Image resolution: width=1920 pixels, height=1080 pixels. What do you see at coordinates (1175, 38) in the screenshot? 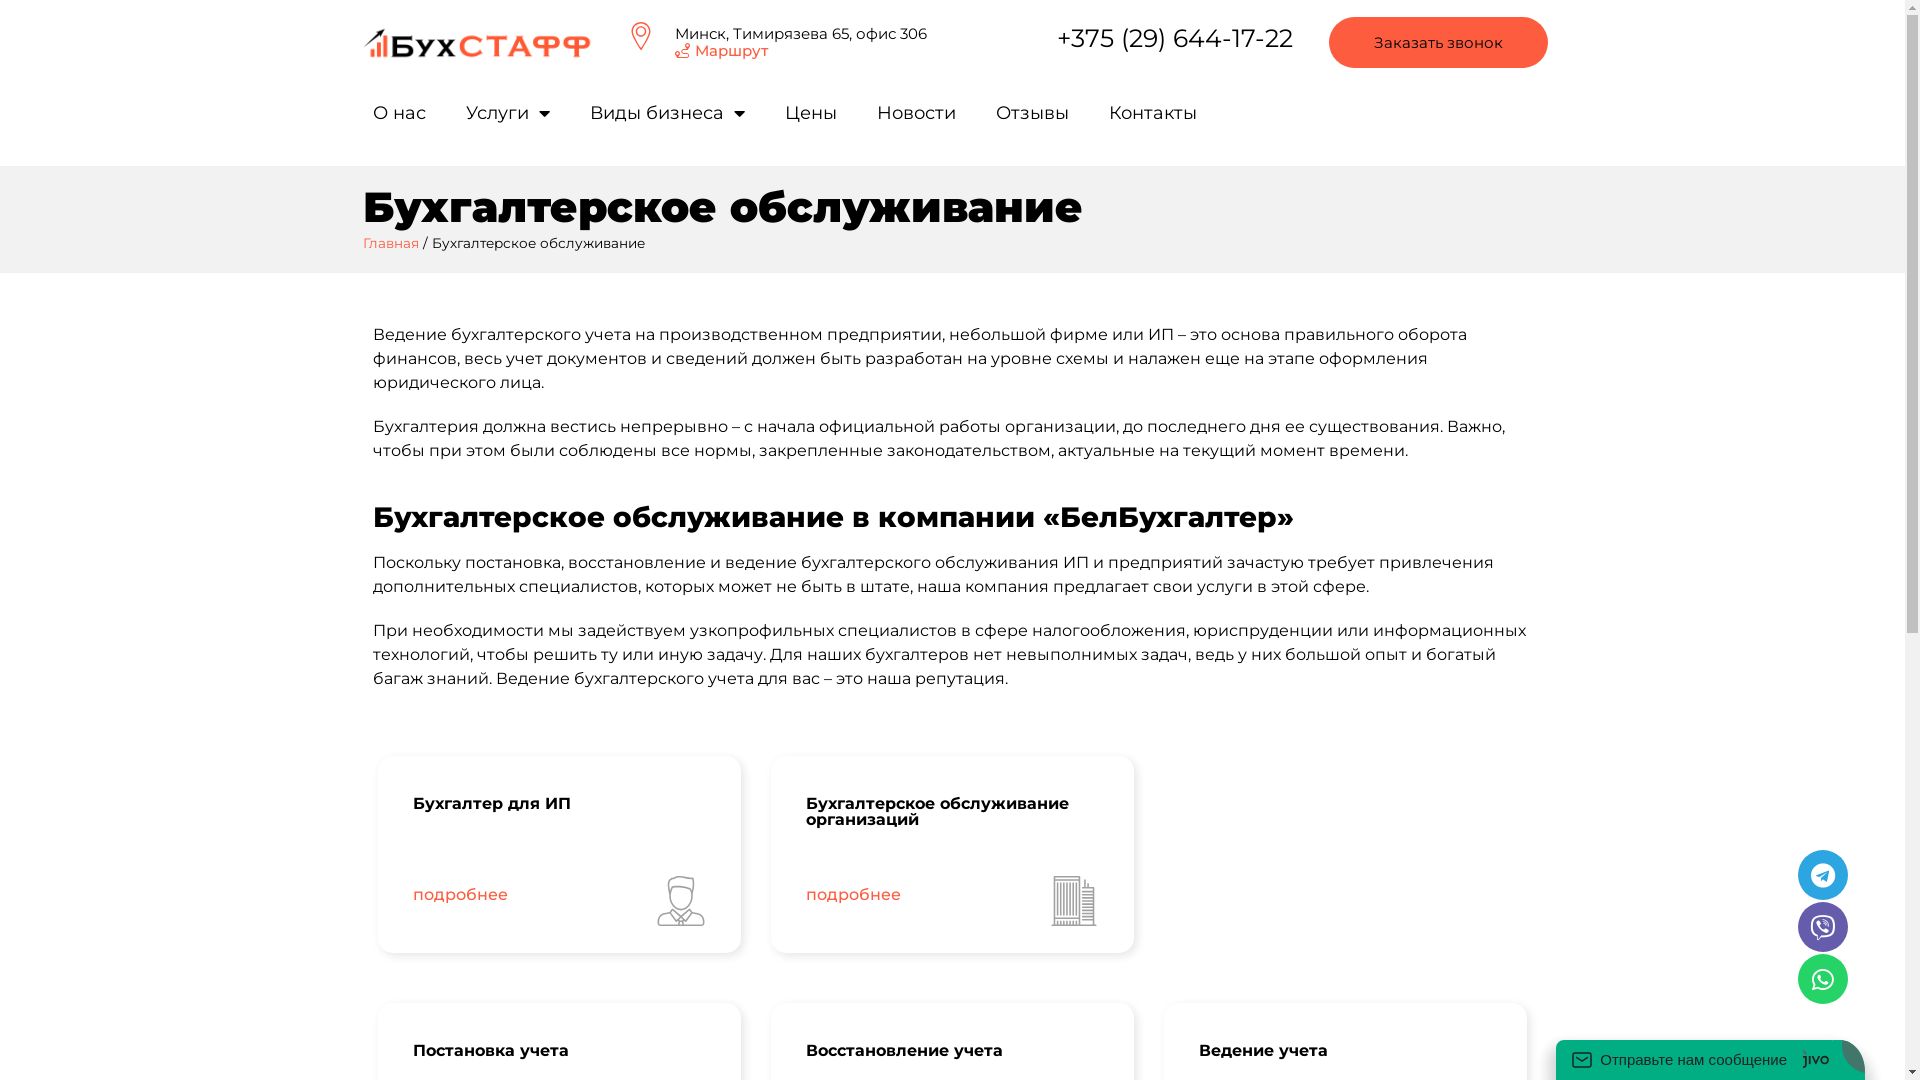
I see `'+375 (29) 644-17-22'` at bounding box center [1175, 38].